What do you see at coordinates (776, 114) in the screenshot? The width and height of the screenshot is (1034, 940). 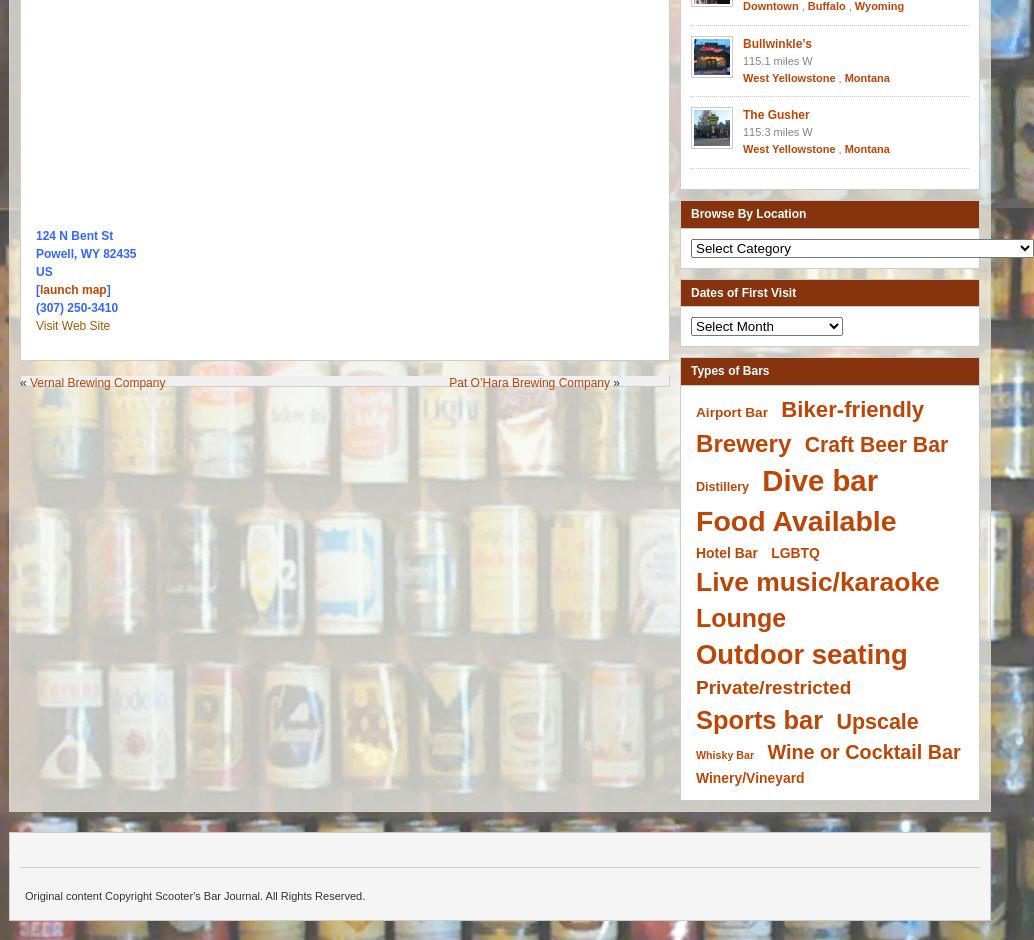 I see `'The Gusher'` at bounding box center [776, 114].